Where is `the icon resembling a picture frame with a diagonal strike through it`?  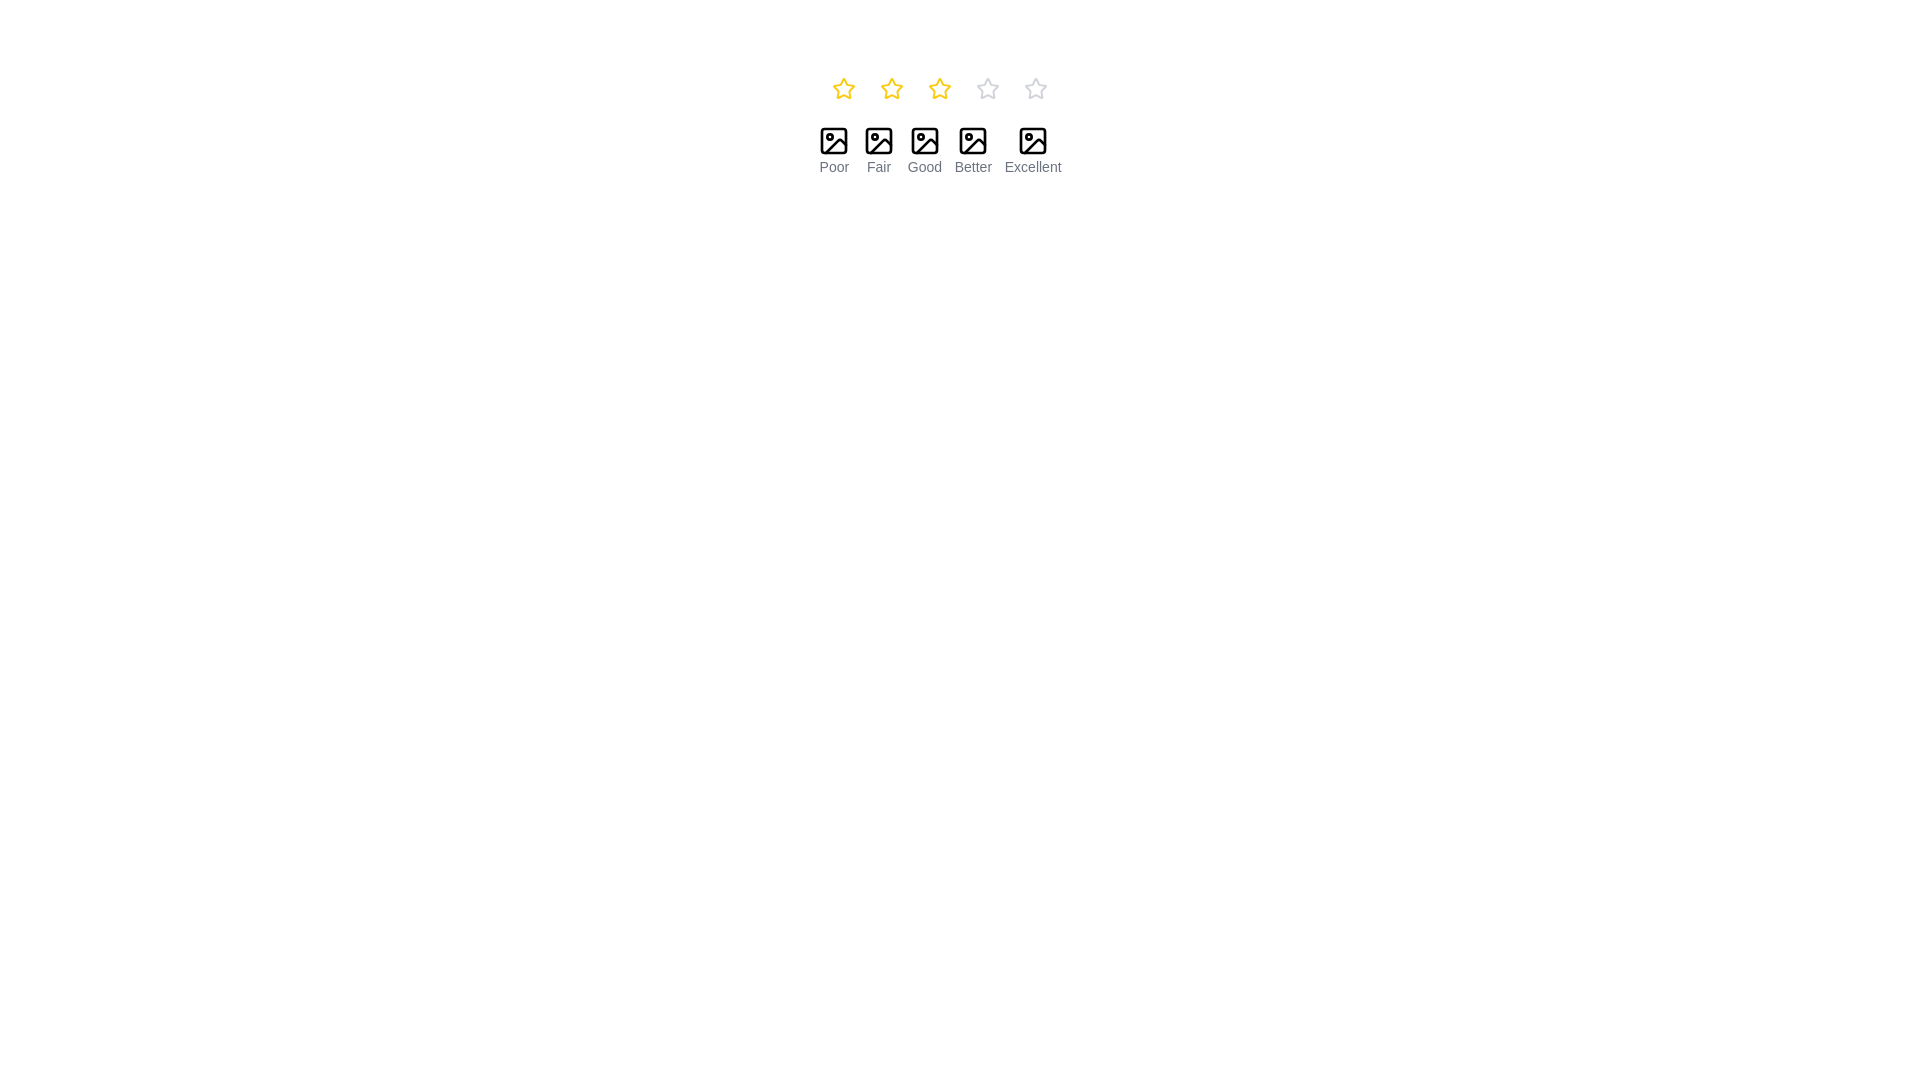 the icon resembling a picture frame with a diagonal strike through it is located at coordinates (923, 140).